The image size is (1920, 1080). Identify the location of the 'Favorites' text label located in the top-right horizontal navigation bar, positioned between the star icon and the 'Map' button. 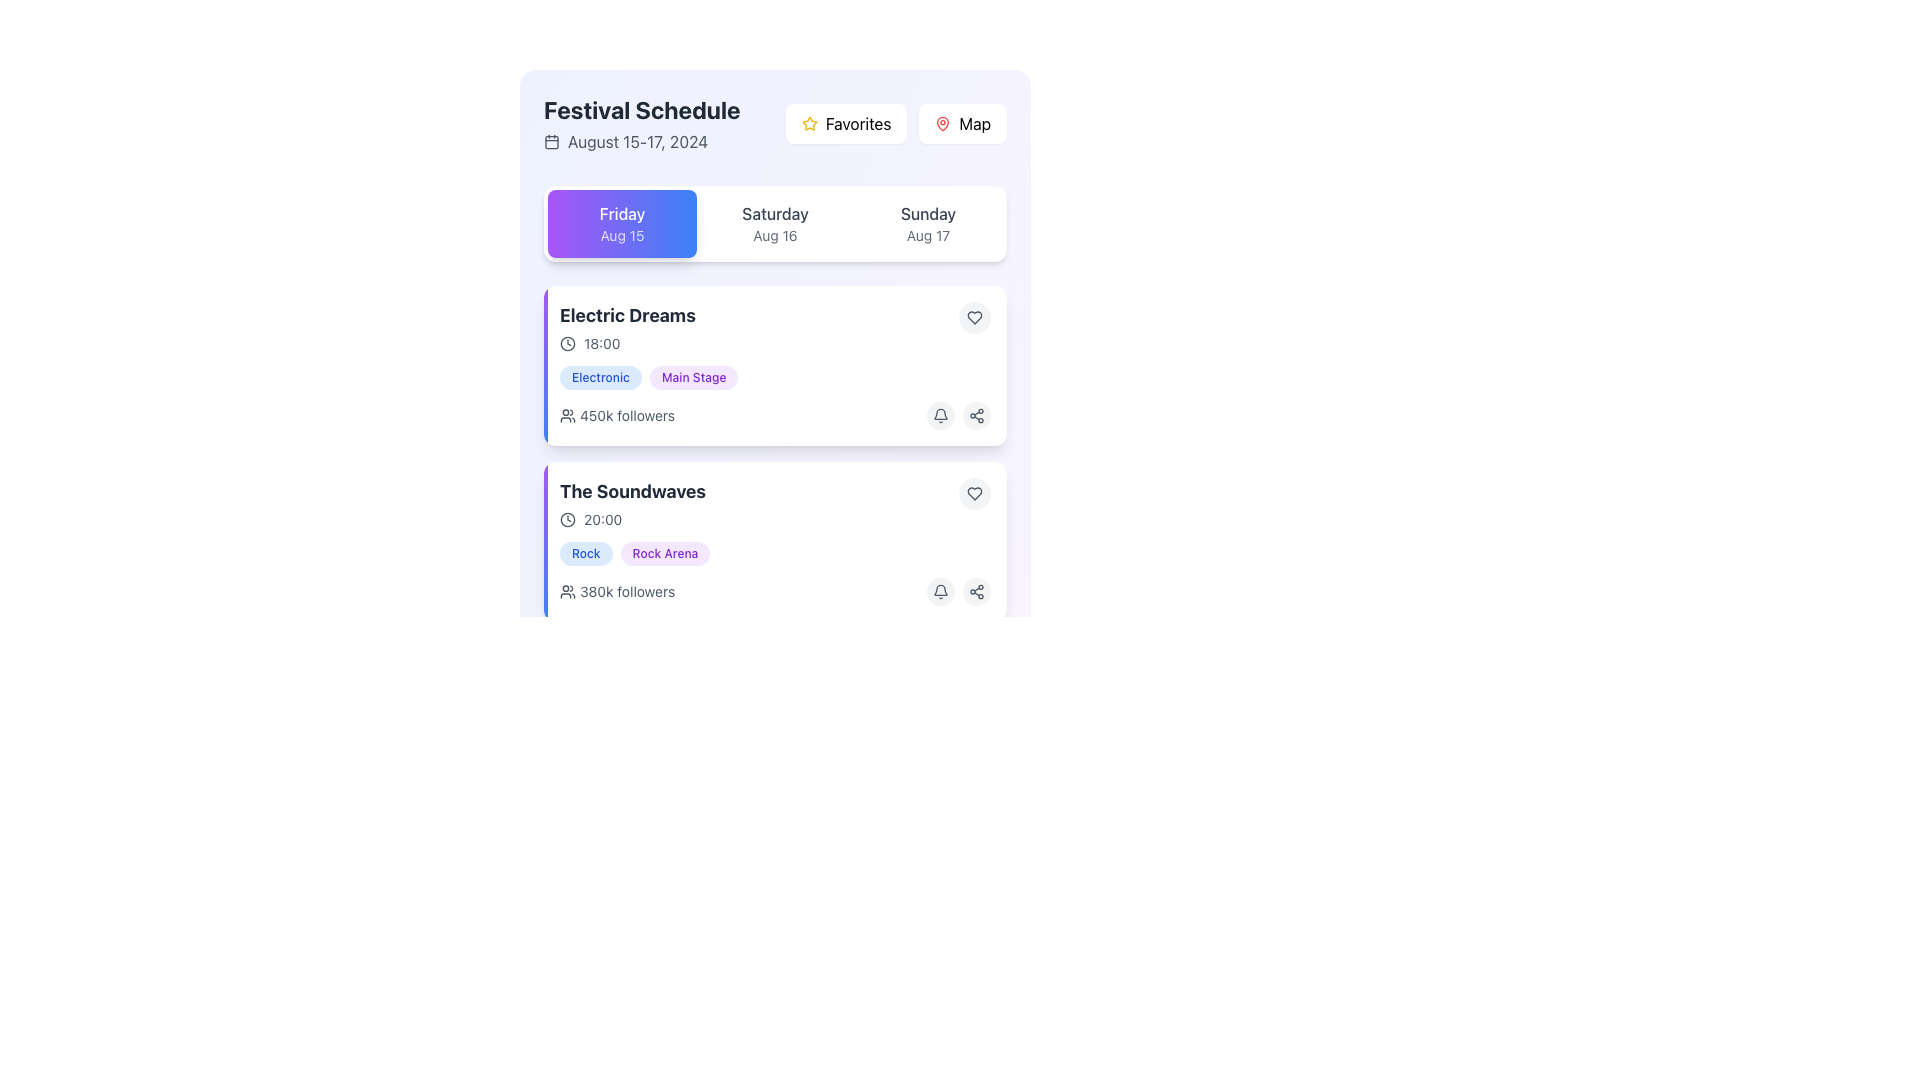
(858, 123).